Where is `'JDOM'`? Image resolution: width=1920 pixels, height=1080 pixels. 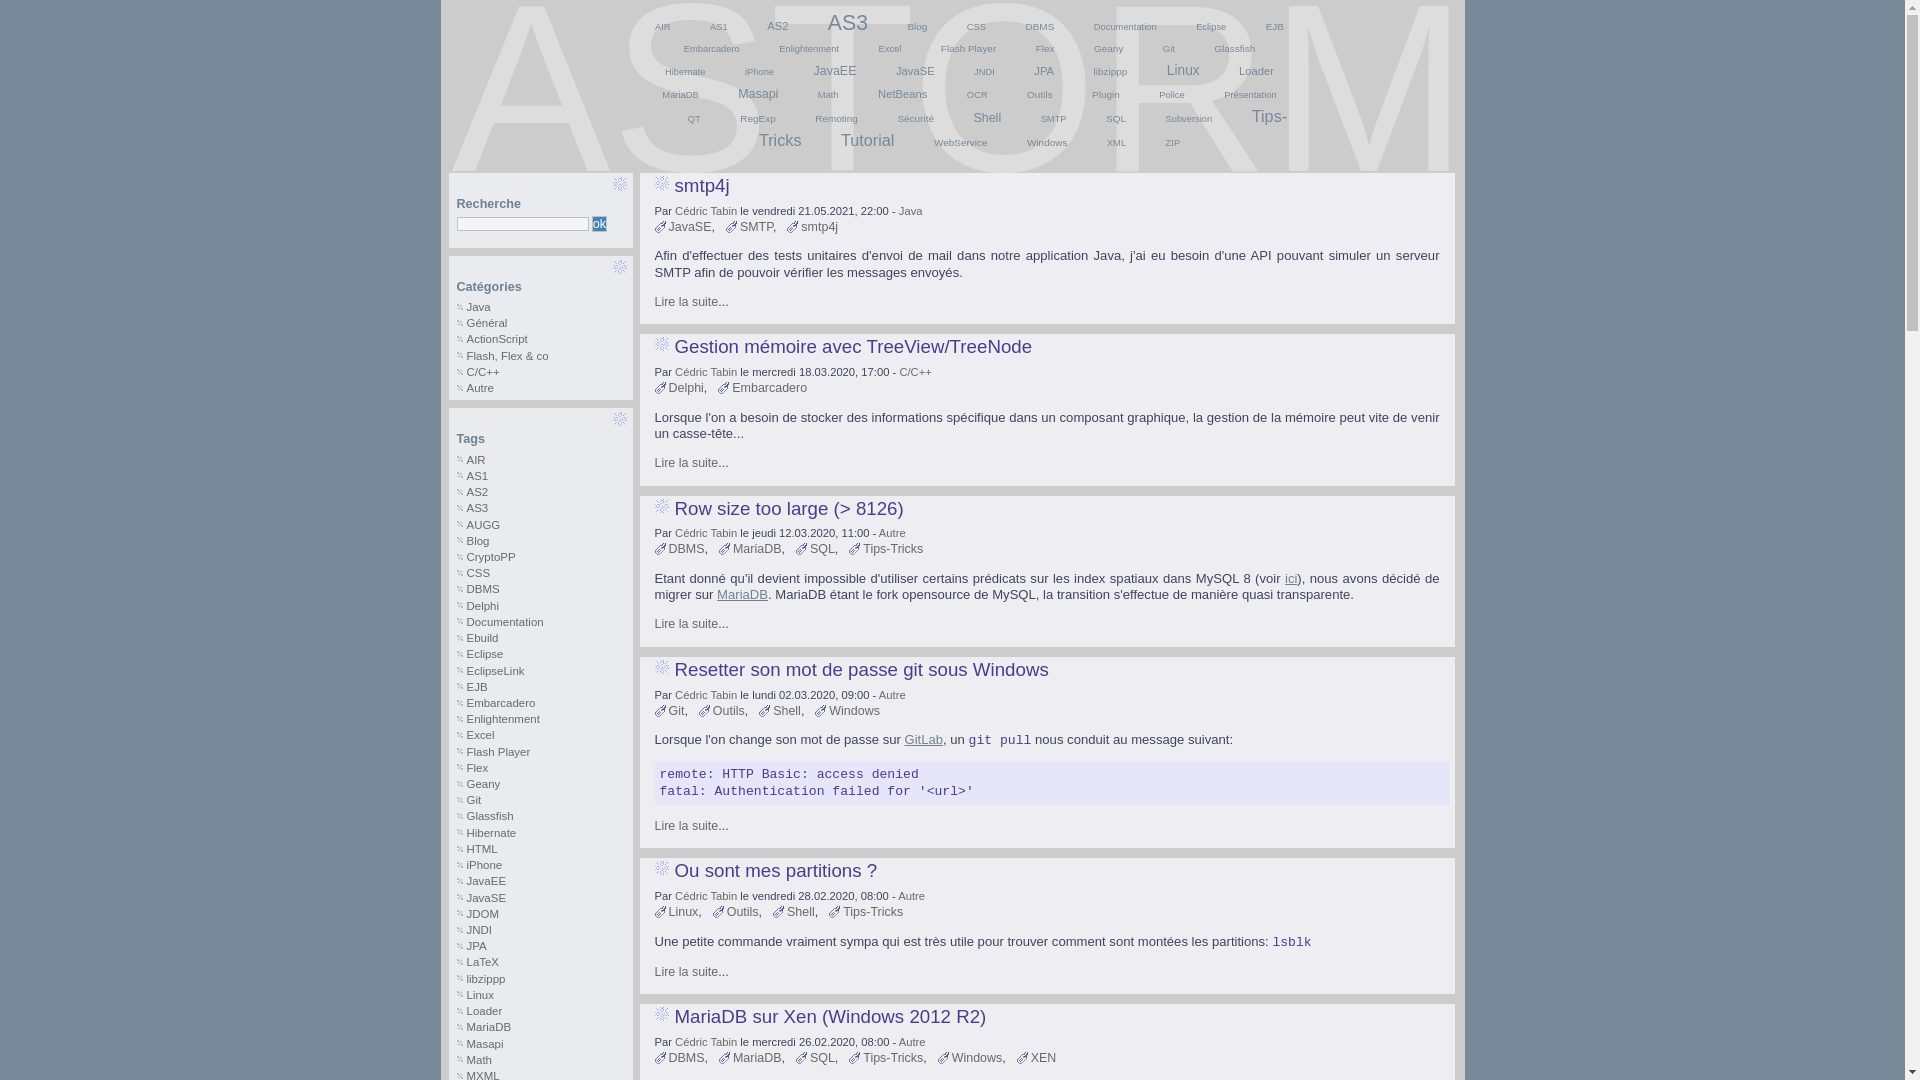
'JDOM' is located at coordinates (482, 914).